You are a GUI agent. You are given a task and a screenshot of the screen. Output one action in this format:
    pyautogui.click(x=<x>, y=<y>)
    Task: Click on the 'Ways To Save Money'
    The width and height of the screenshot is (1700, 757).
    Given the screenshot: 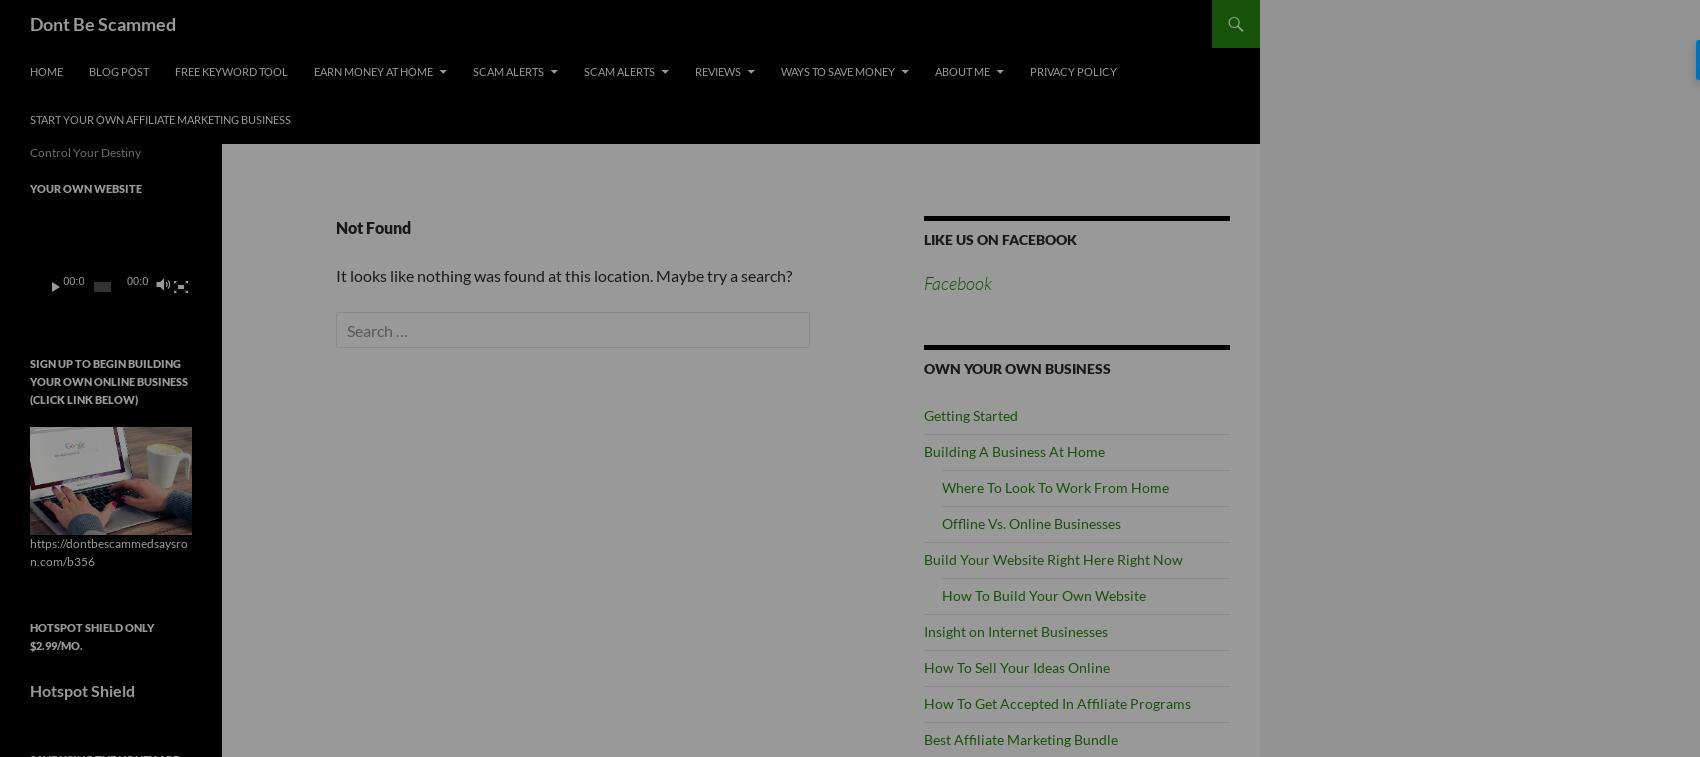 What is the action you would take?
    pyautogui.click(x=836, y=70)
    